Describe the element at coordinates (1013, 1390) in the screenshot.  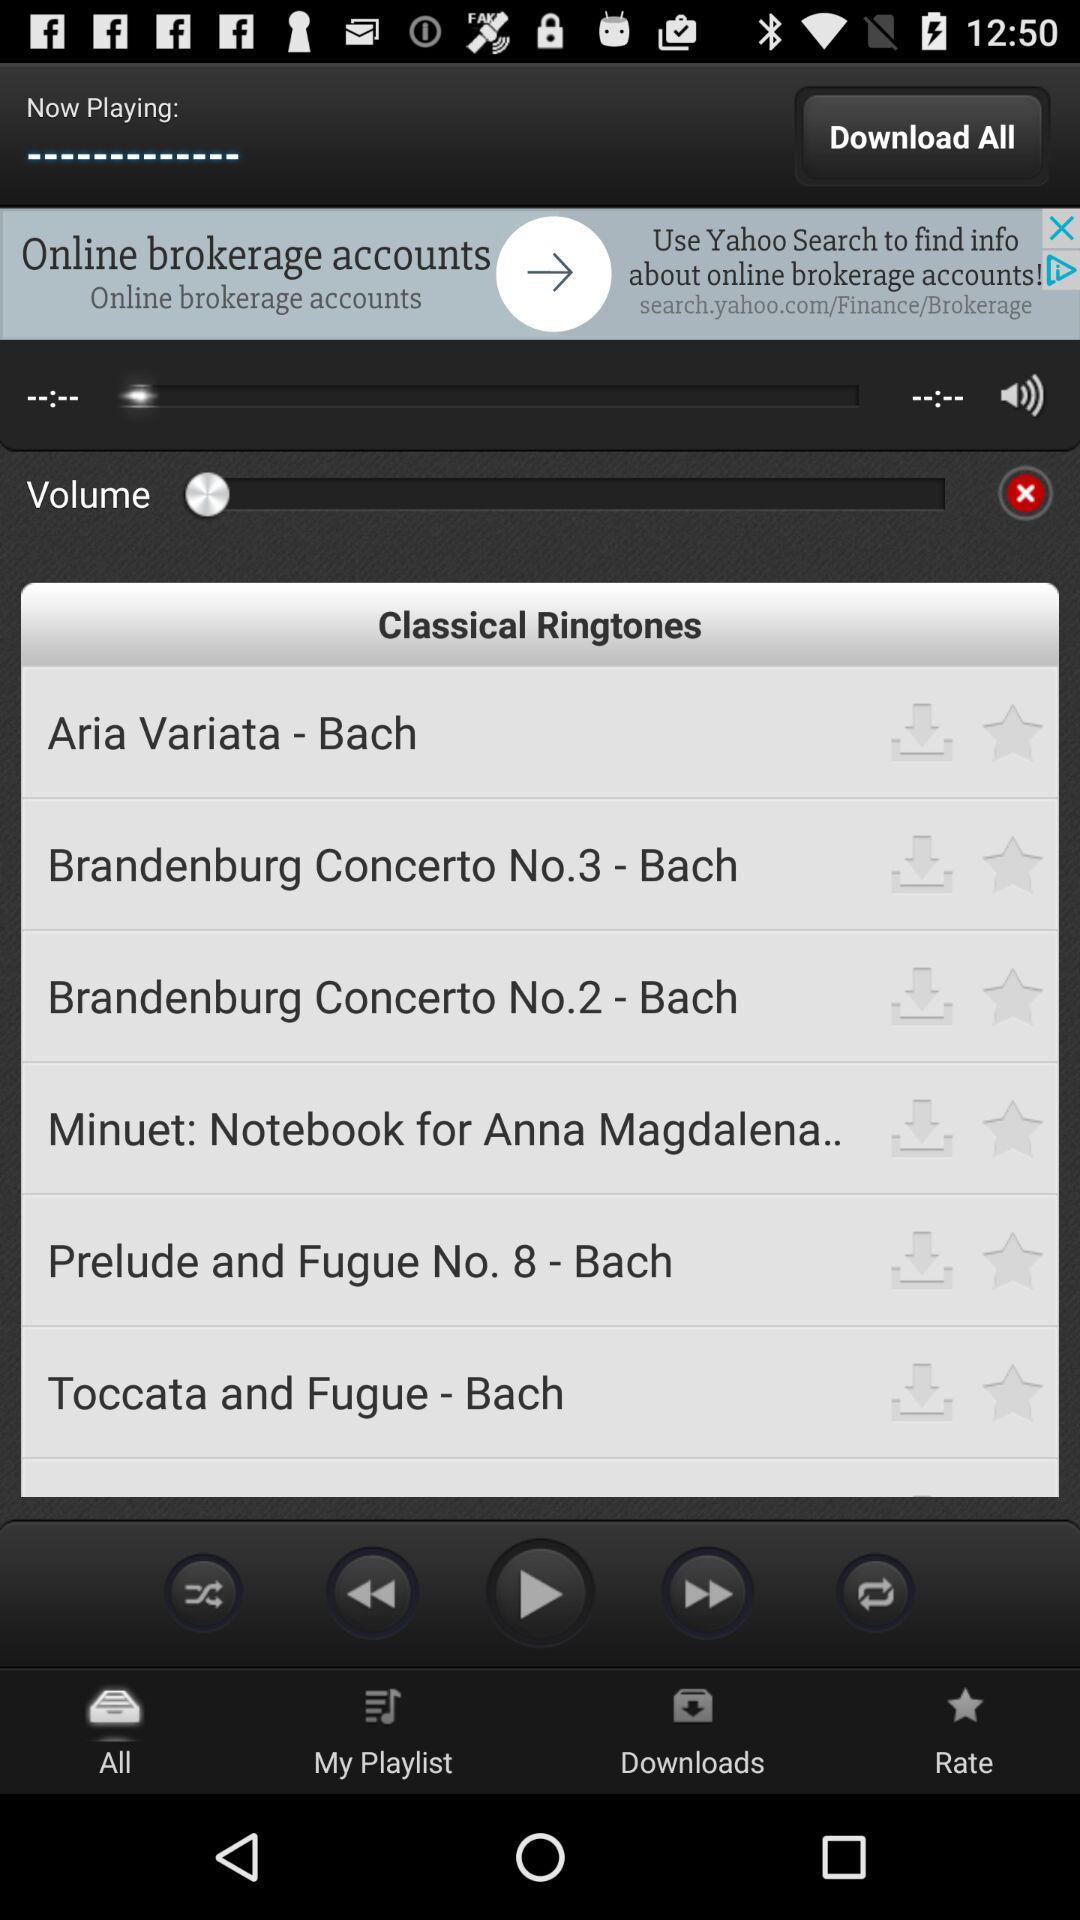
I see `option to favorite ringtone` at that location.